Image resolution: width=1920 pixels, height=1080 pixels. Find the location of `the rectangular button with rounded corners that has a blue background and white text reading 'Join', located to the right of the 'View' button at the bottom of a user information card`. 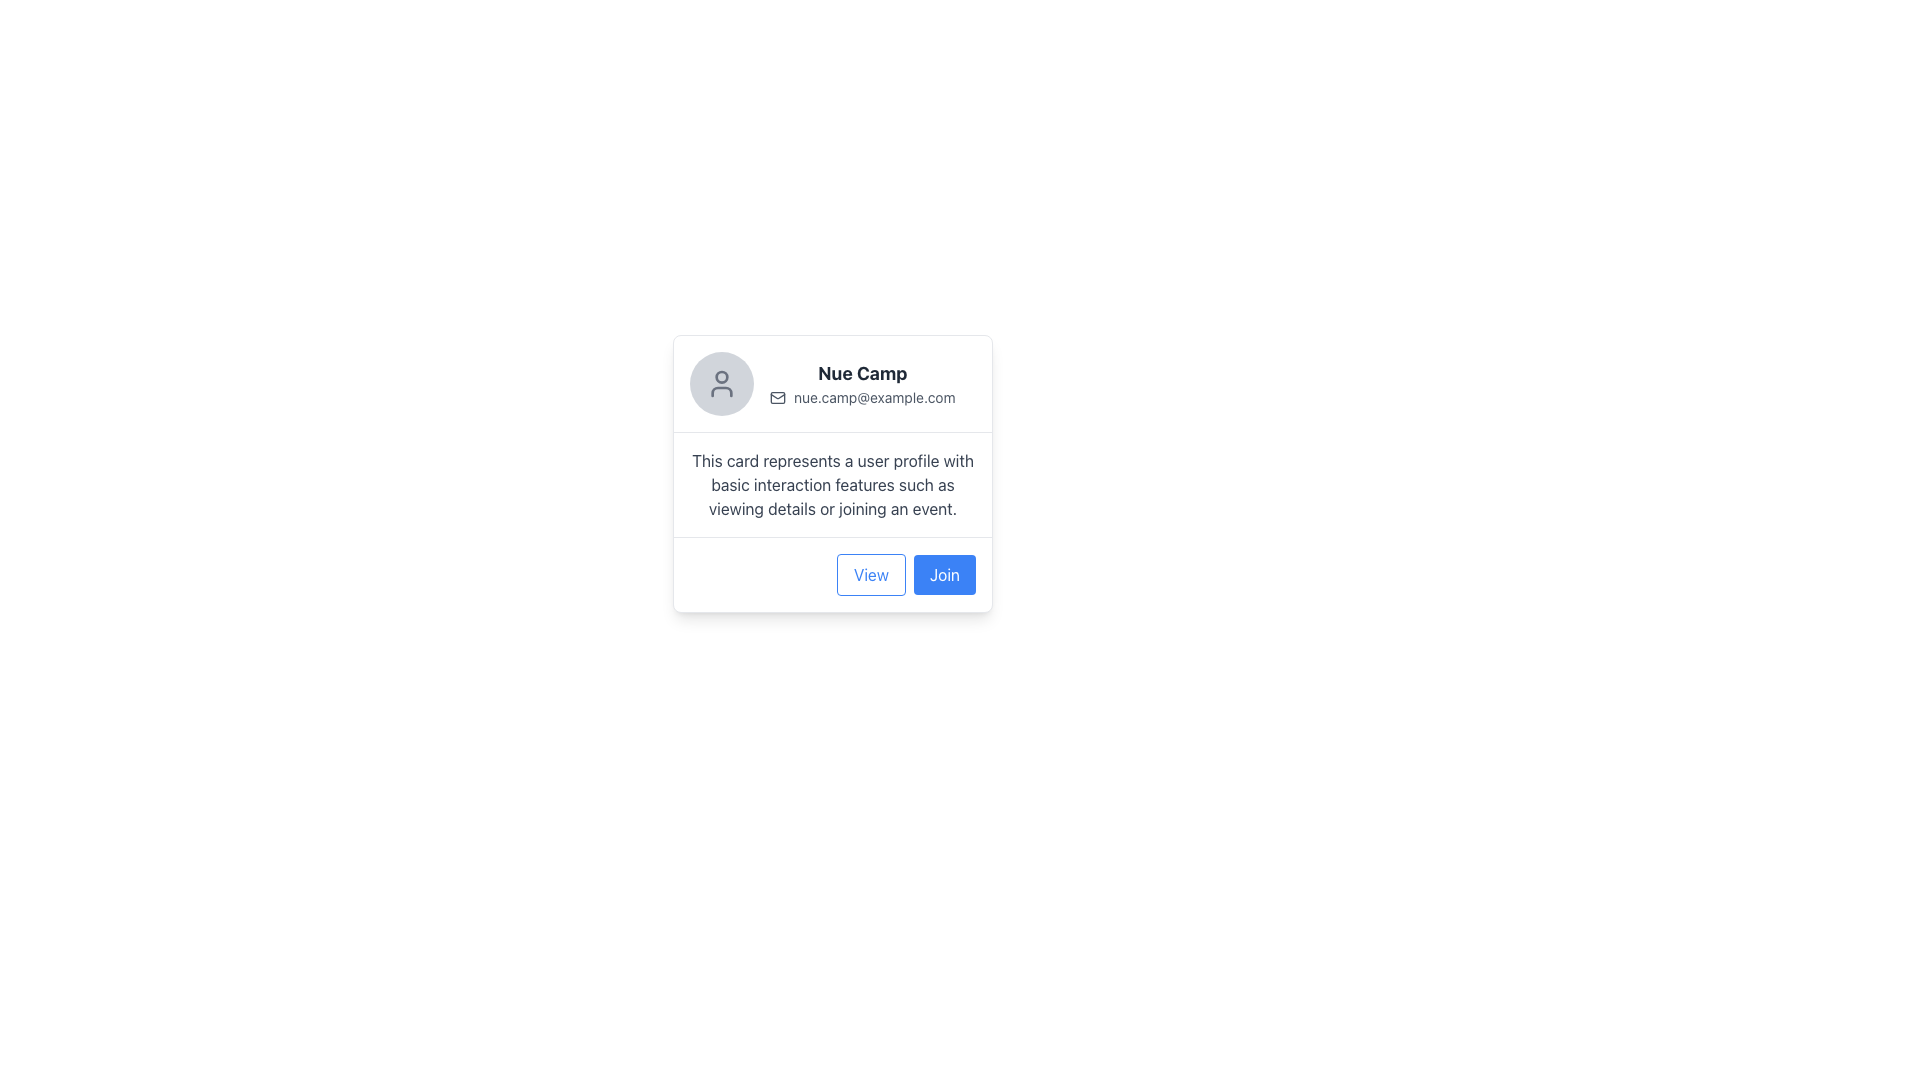

the rectangular button with rounded corners that has a blue background and white text reading 'Join', located to the right of the 'View' button at the bottom of a user information card is located at coordinates (944, 574).